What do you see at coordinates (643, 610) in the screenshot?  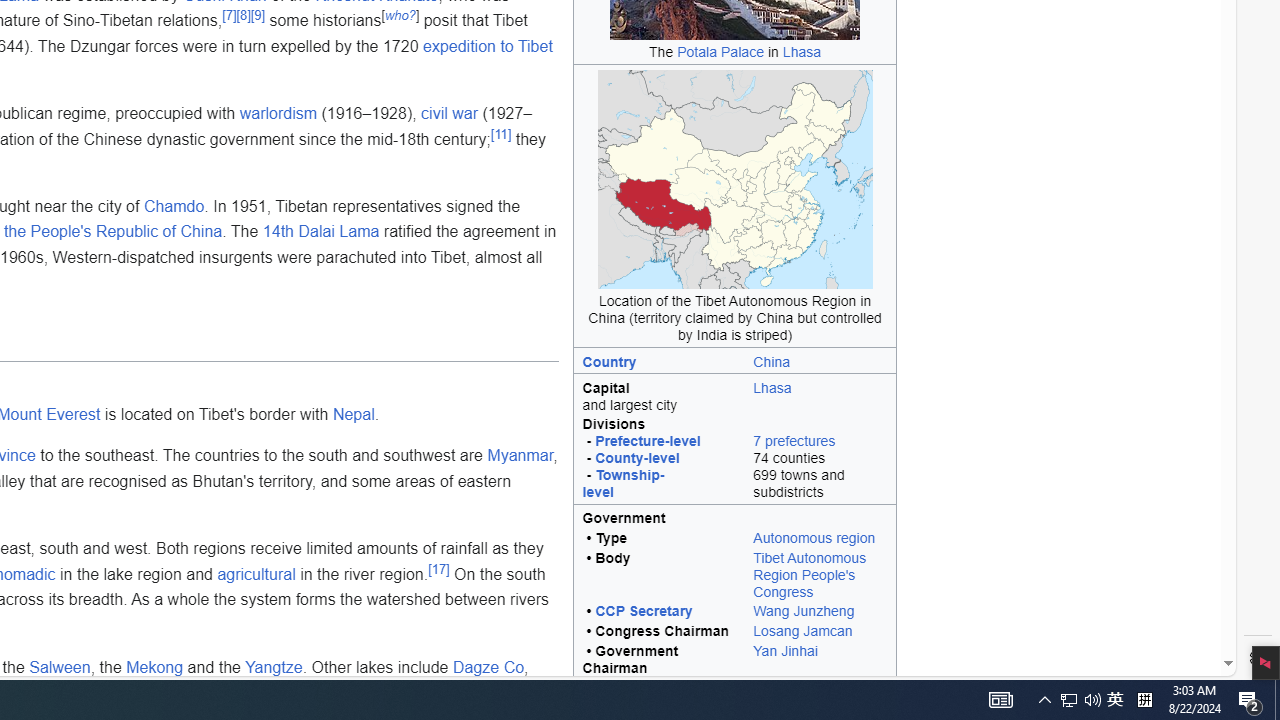 I see `'CCP Secretary'` at bounding box center [643, 610].